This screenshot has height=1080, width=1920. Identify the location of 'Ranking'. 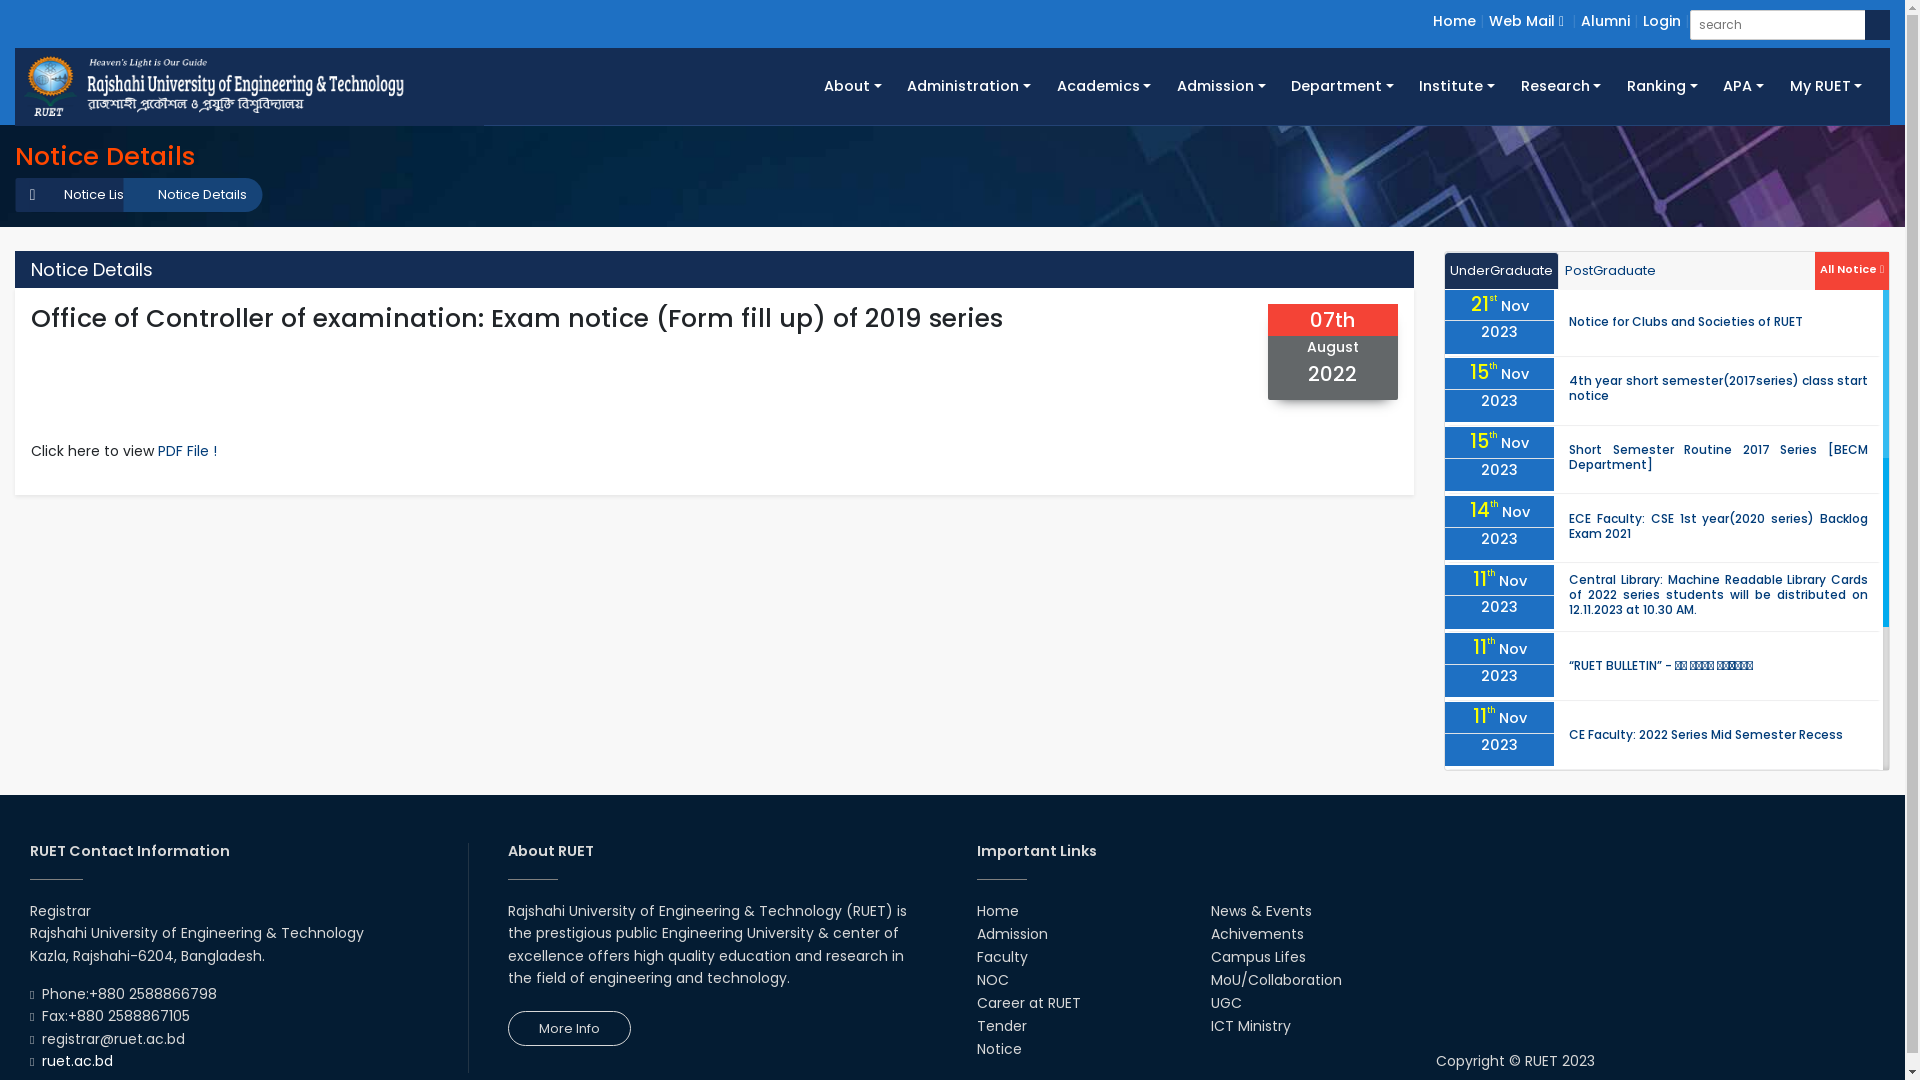
(1661, 85).